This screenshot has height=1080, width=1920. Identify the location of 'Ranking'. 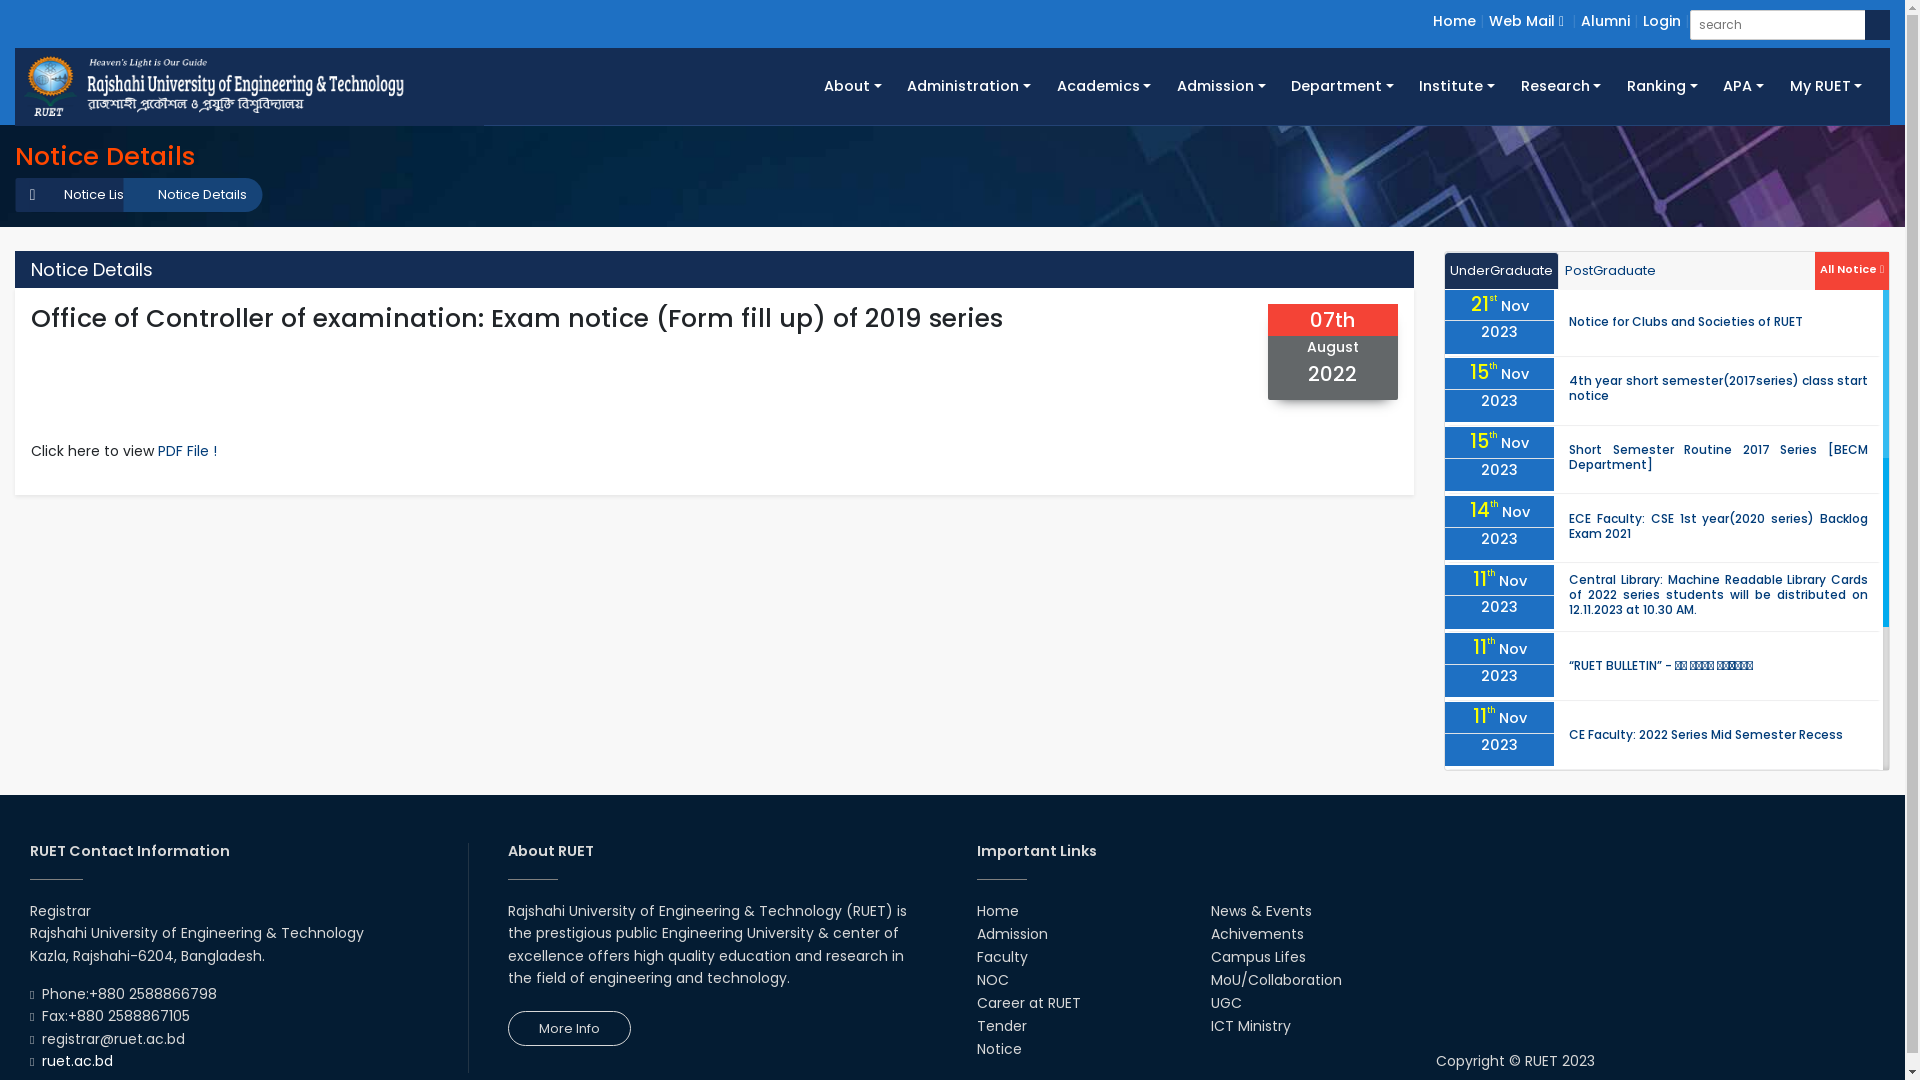
(1661, 85).